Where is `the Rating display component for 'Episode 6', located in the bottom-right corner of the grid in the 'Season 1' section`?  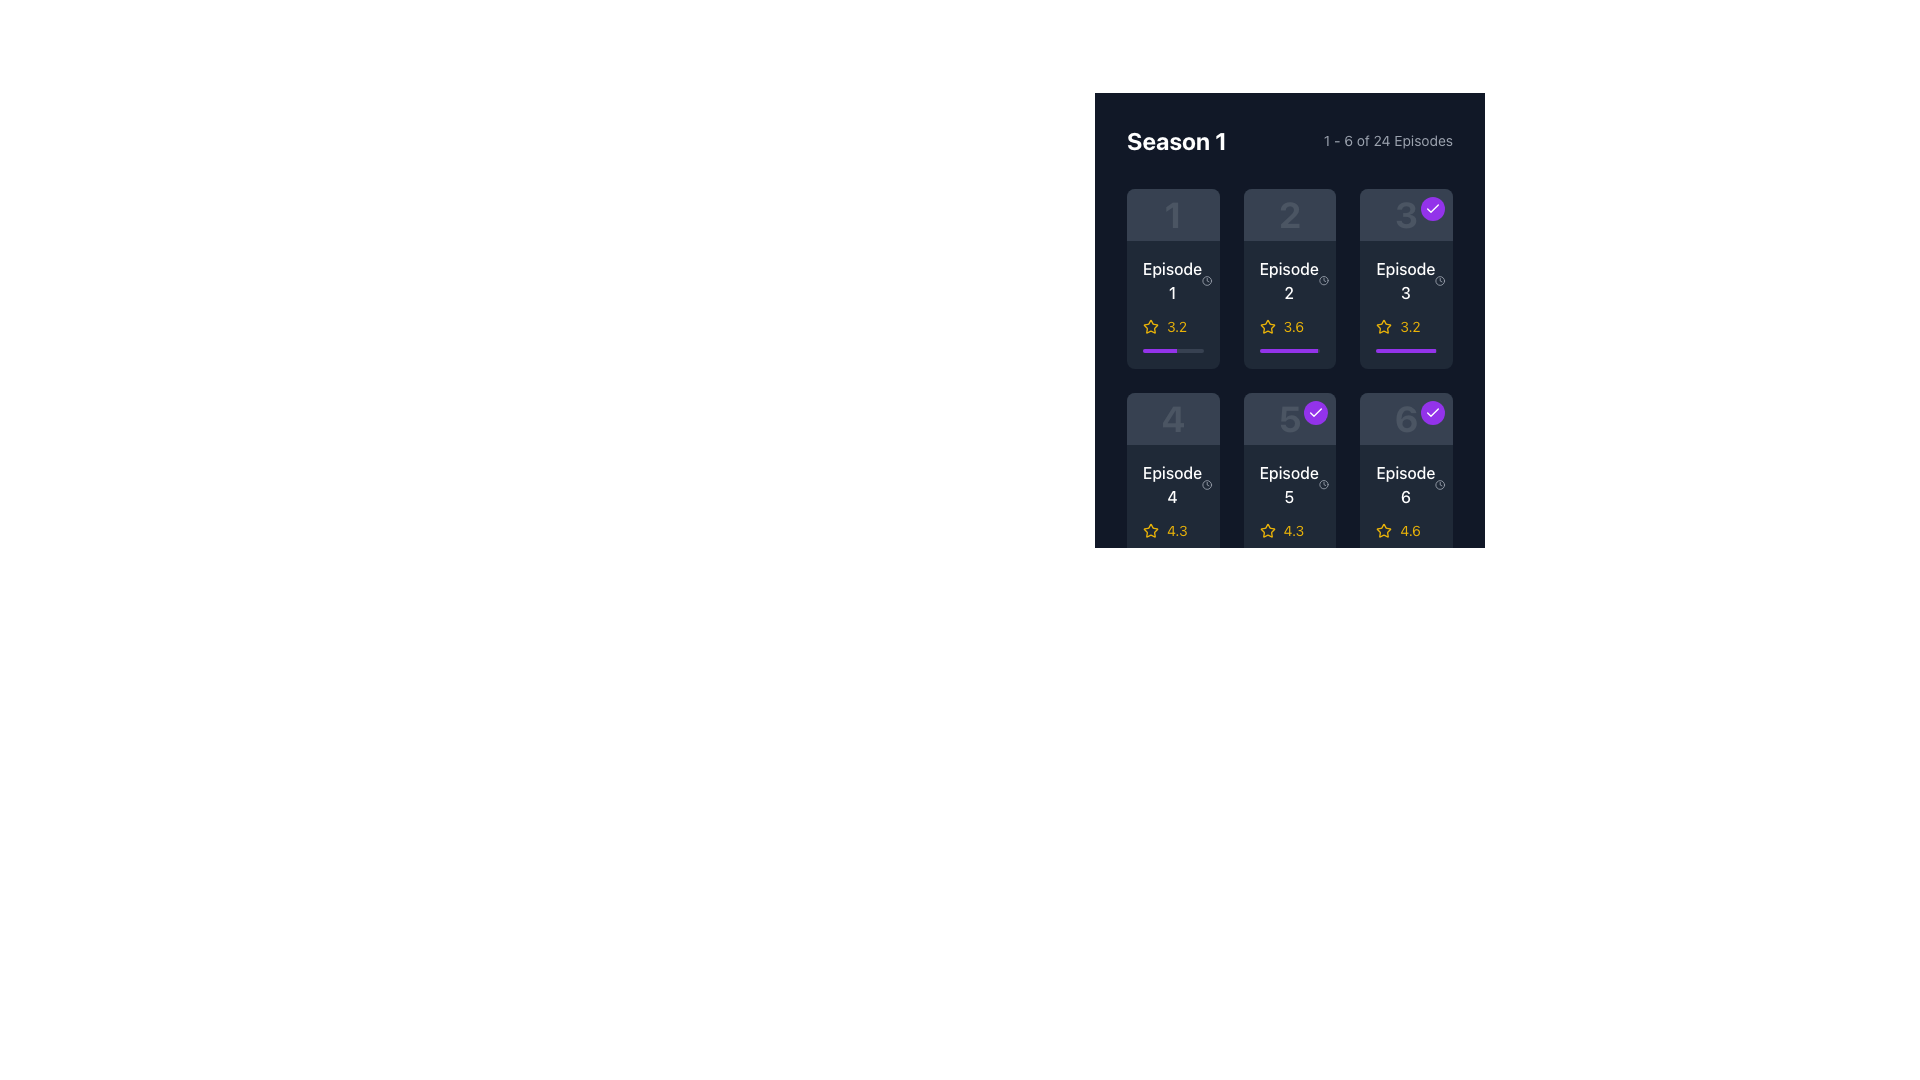
the Rating display component for 'Episode 6', located in the bottom-right corner of the grid in the 'Season 1' section is located at coordinates (1405, 530).